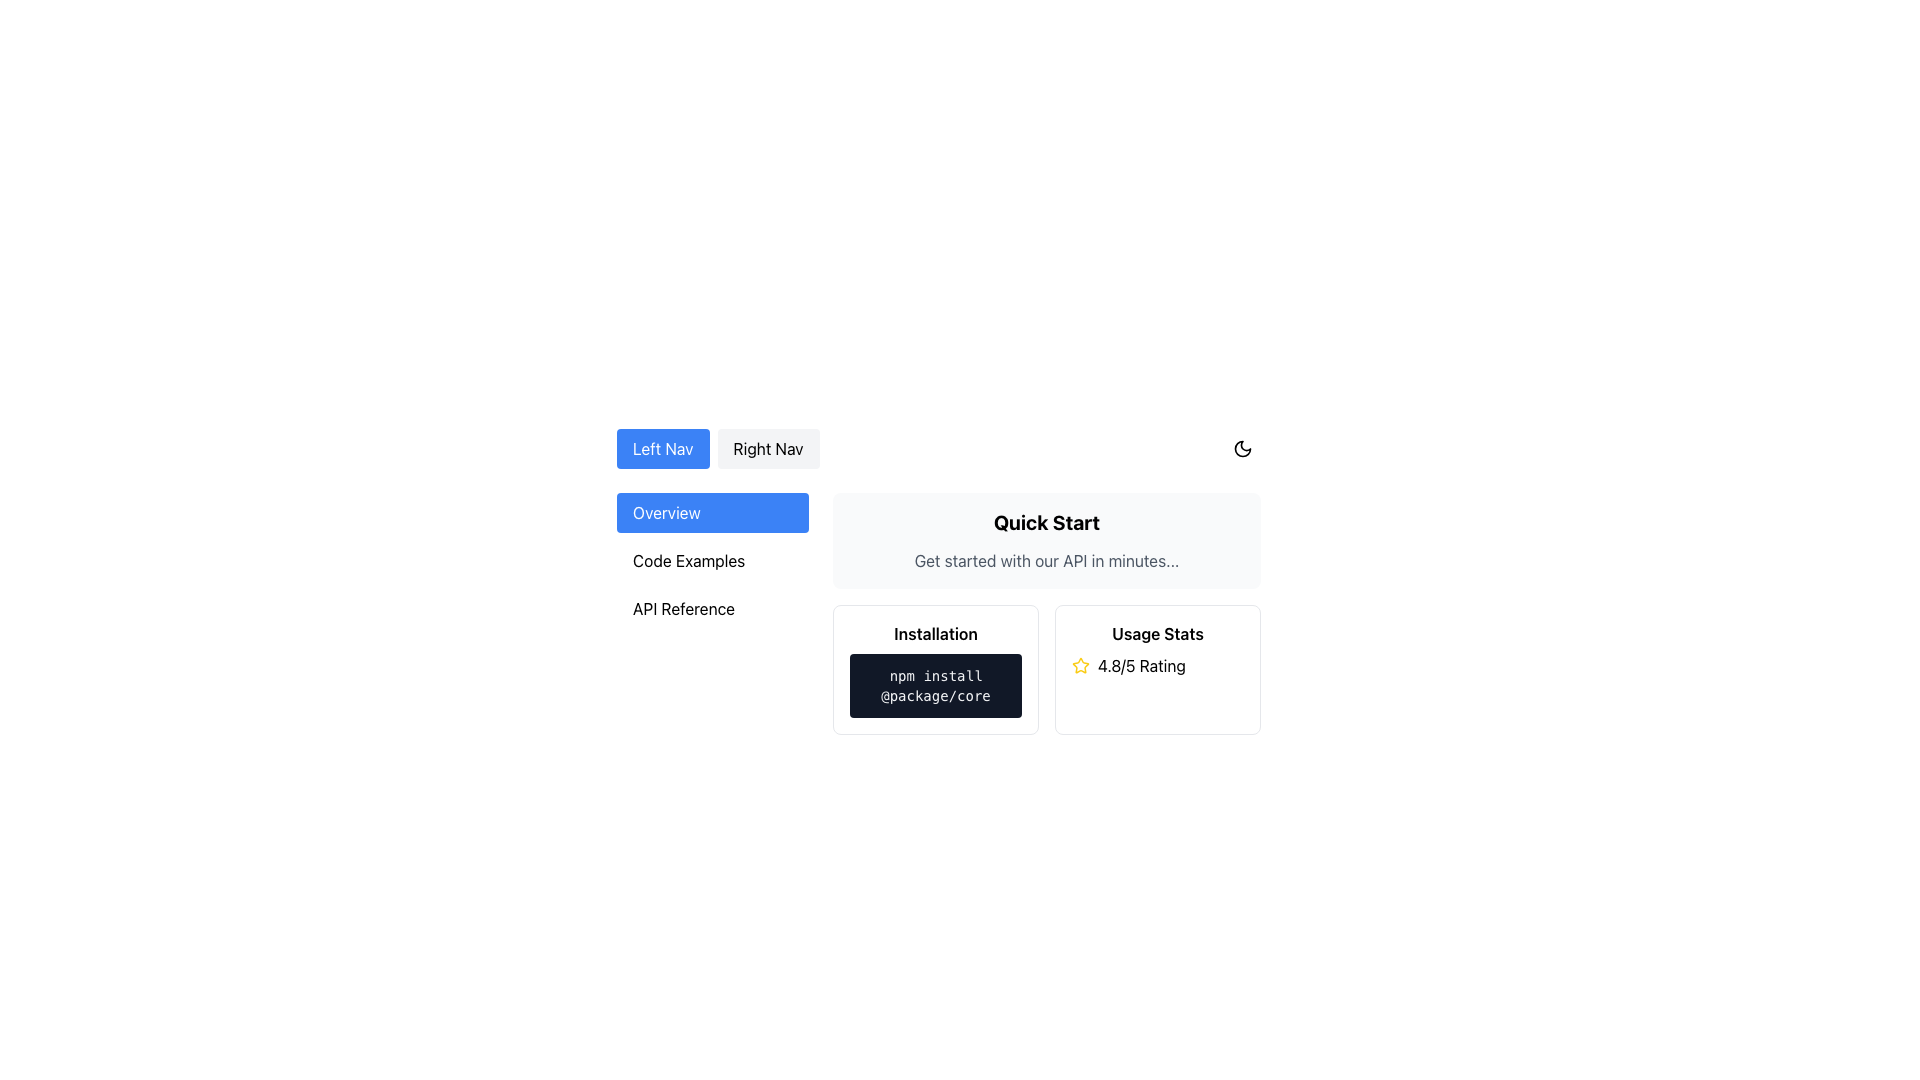 The height and width of the screenshot is (1080, 1920). I want to click on the small circular button with a crescent moon icon located at the top-right corner of the interface, so click(1242, 447).